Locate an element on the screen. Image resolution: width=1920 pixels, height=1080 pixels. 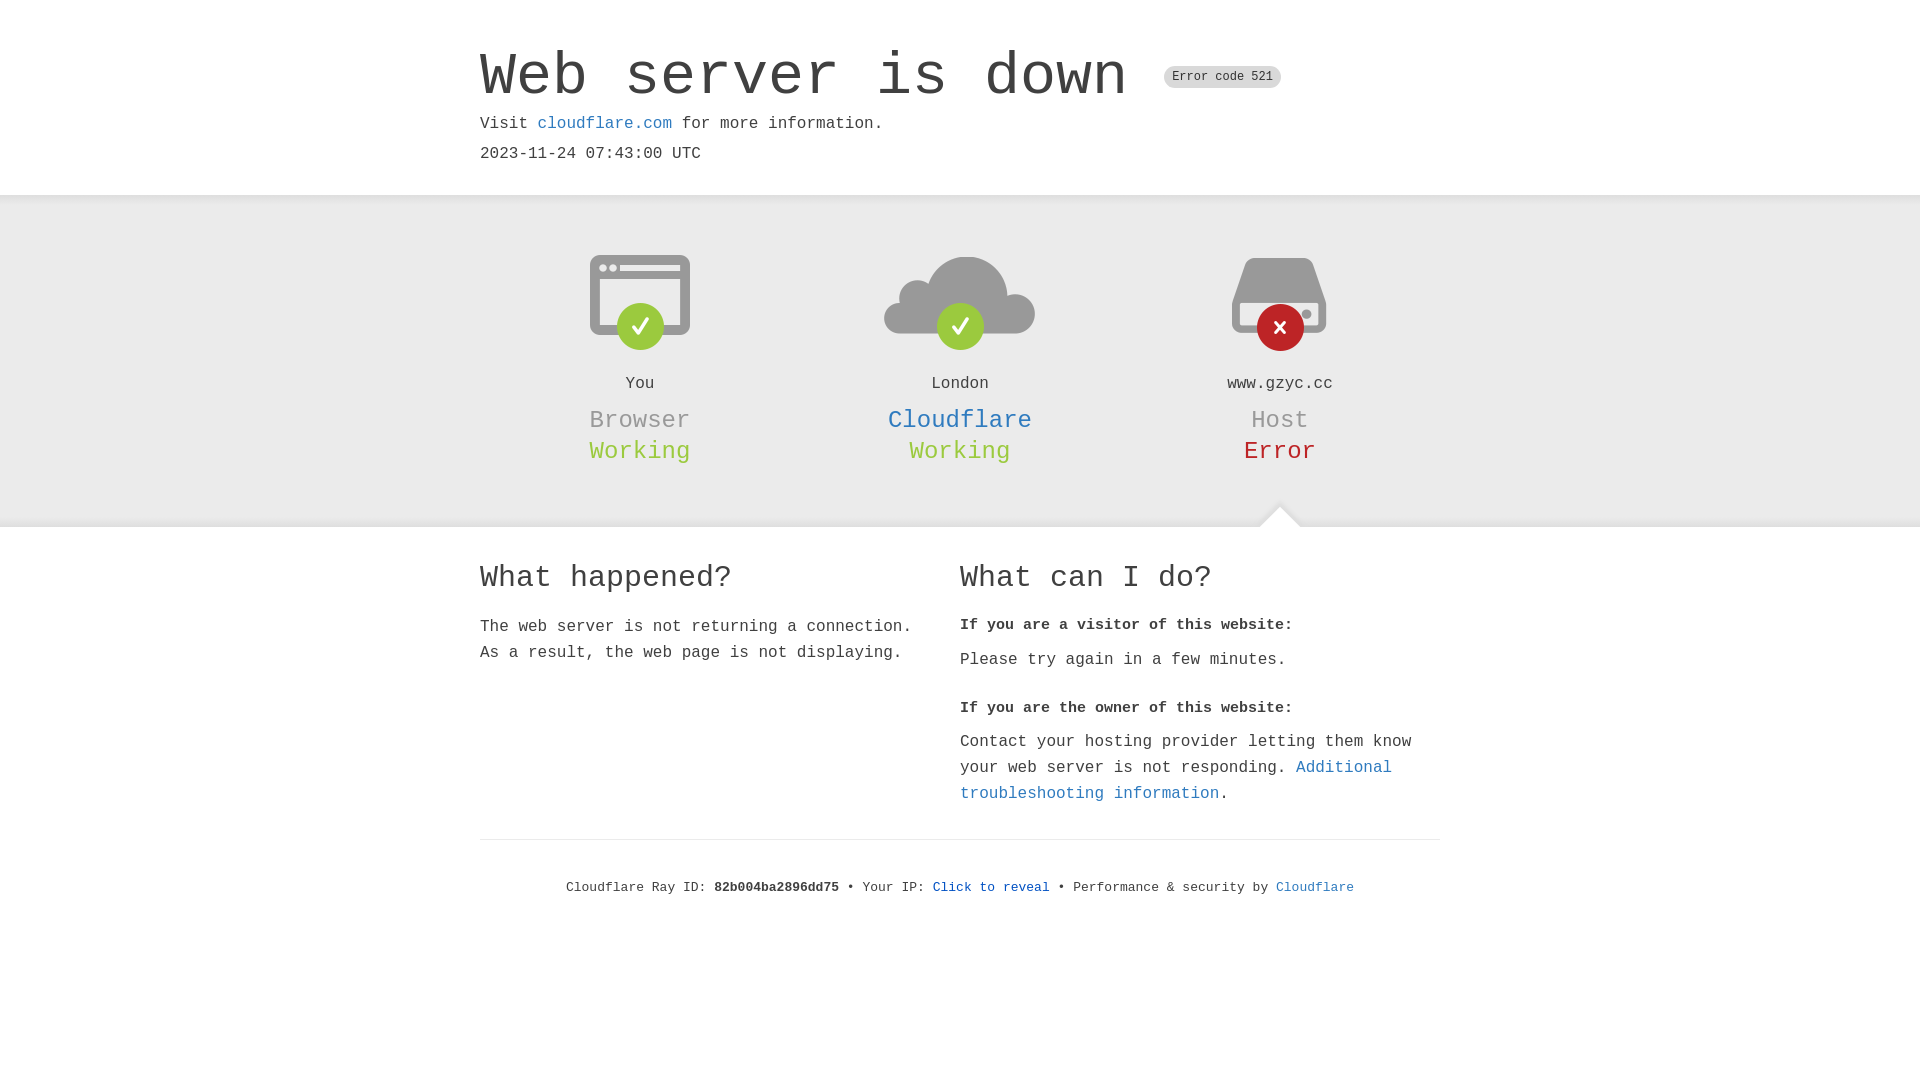
'Cloudflare' is located at coordinates (960, 419).